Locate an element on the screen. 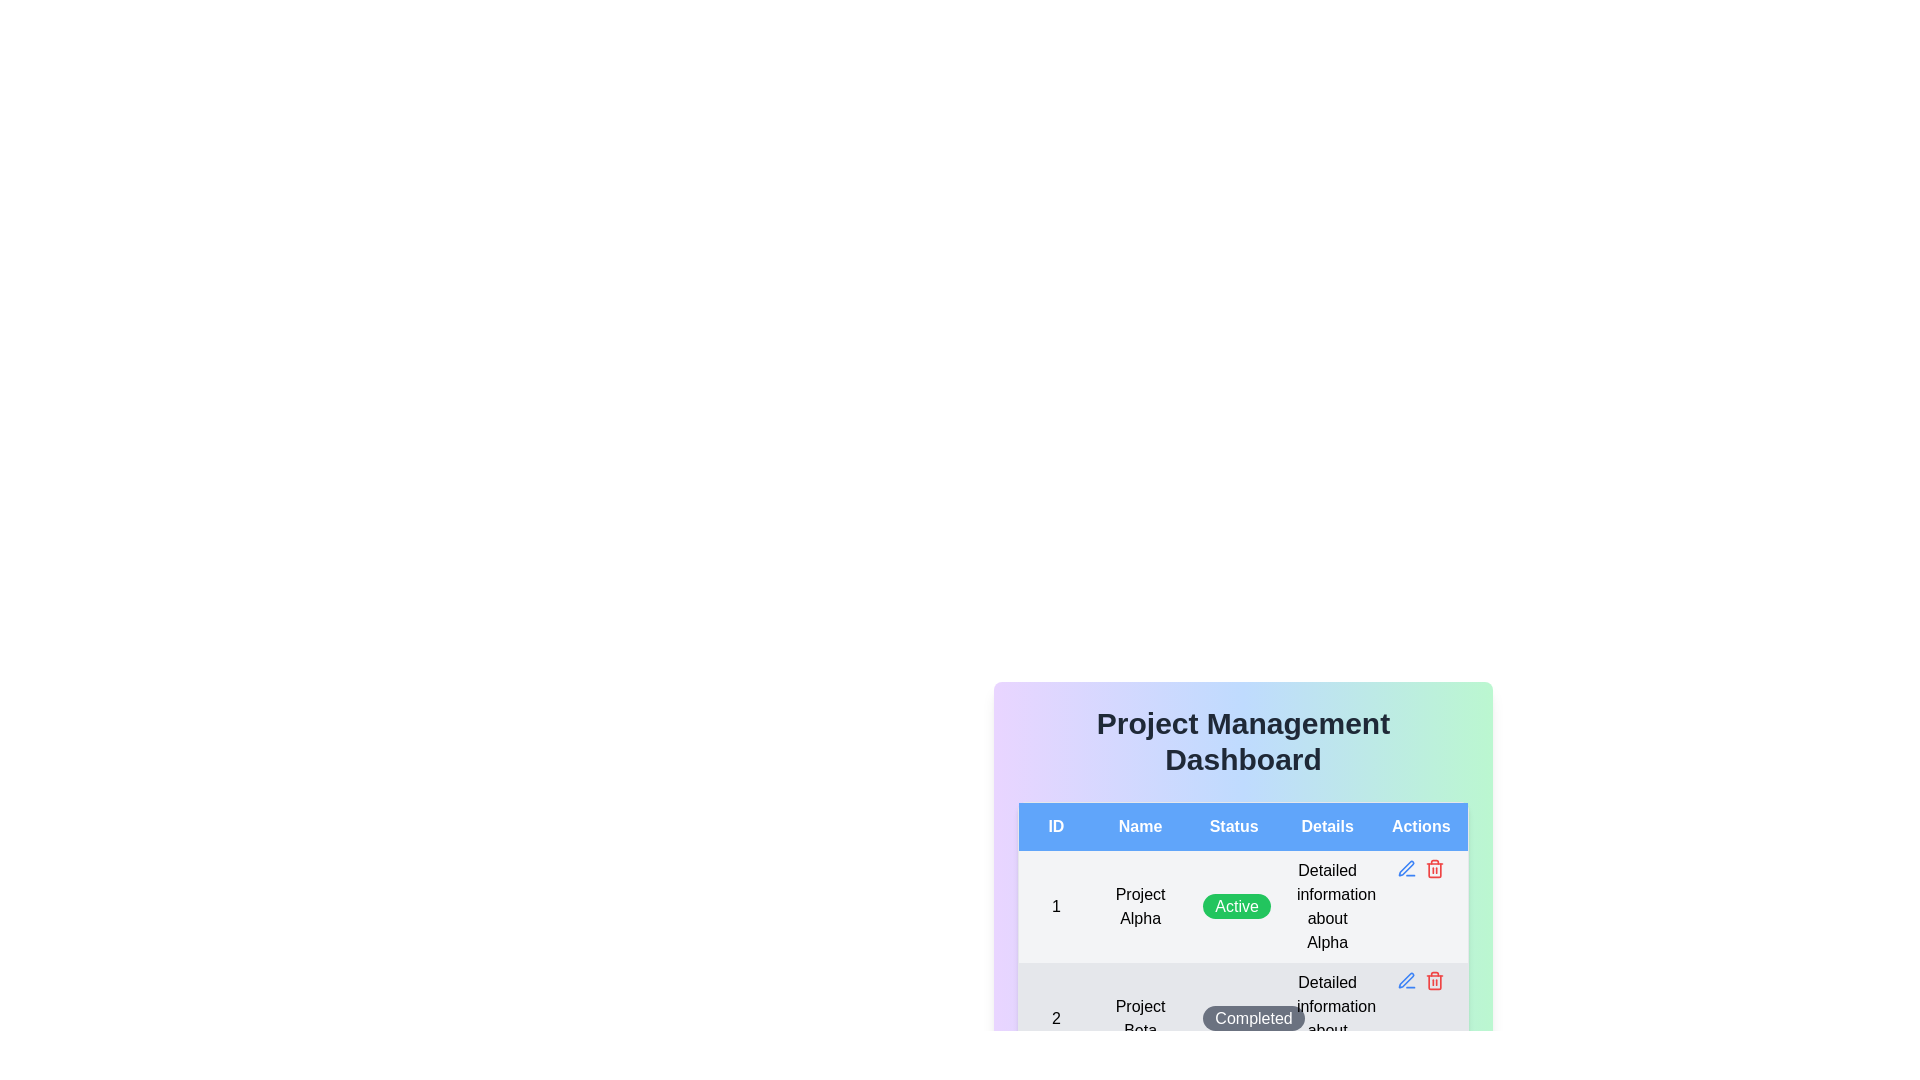  the interactive buttons in the 'Actions' column of the second row for 'Project Beta' is located at coordinates (1420, 979).